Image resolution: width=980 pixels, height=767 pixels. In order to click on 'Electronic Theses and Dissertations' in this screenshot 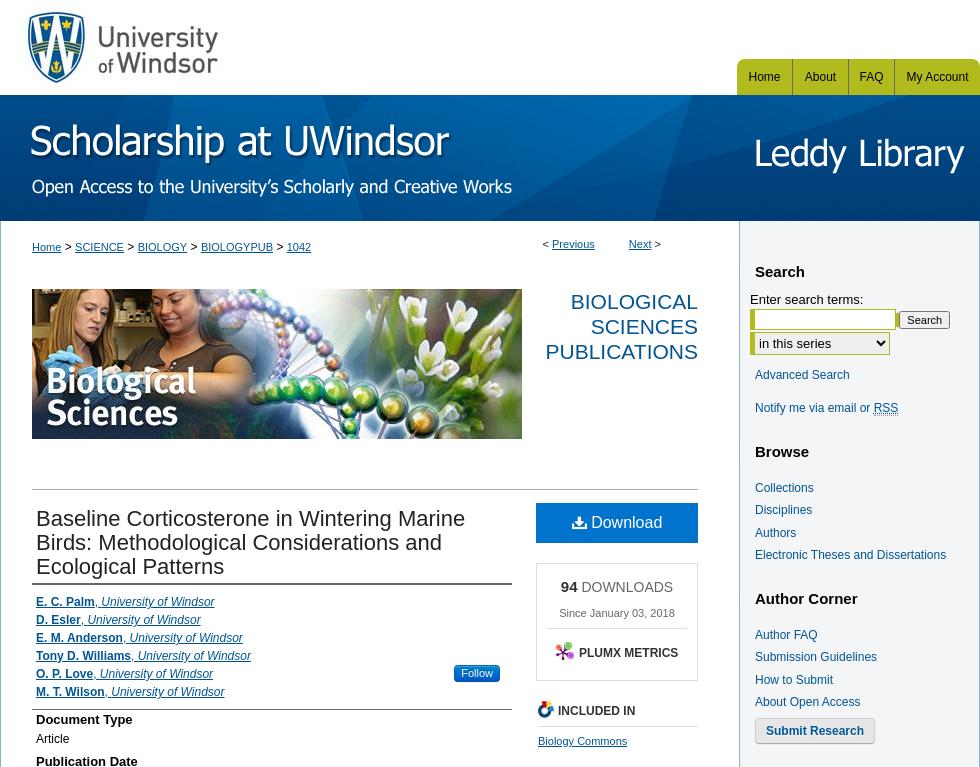, I will do `click(850, 555)`.